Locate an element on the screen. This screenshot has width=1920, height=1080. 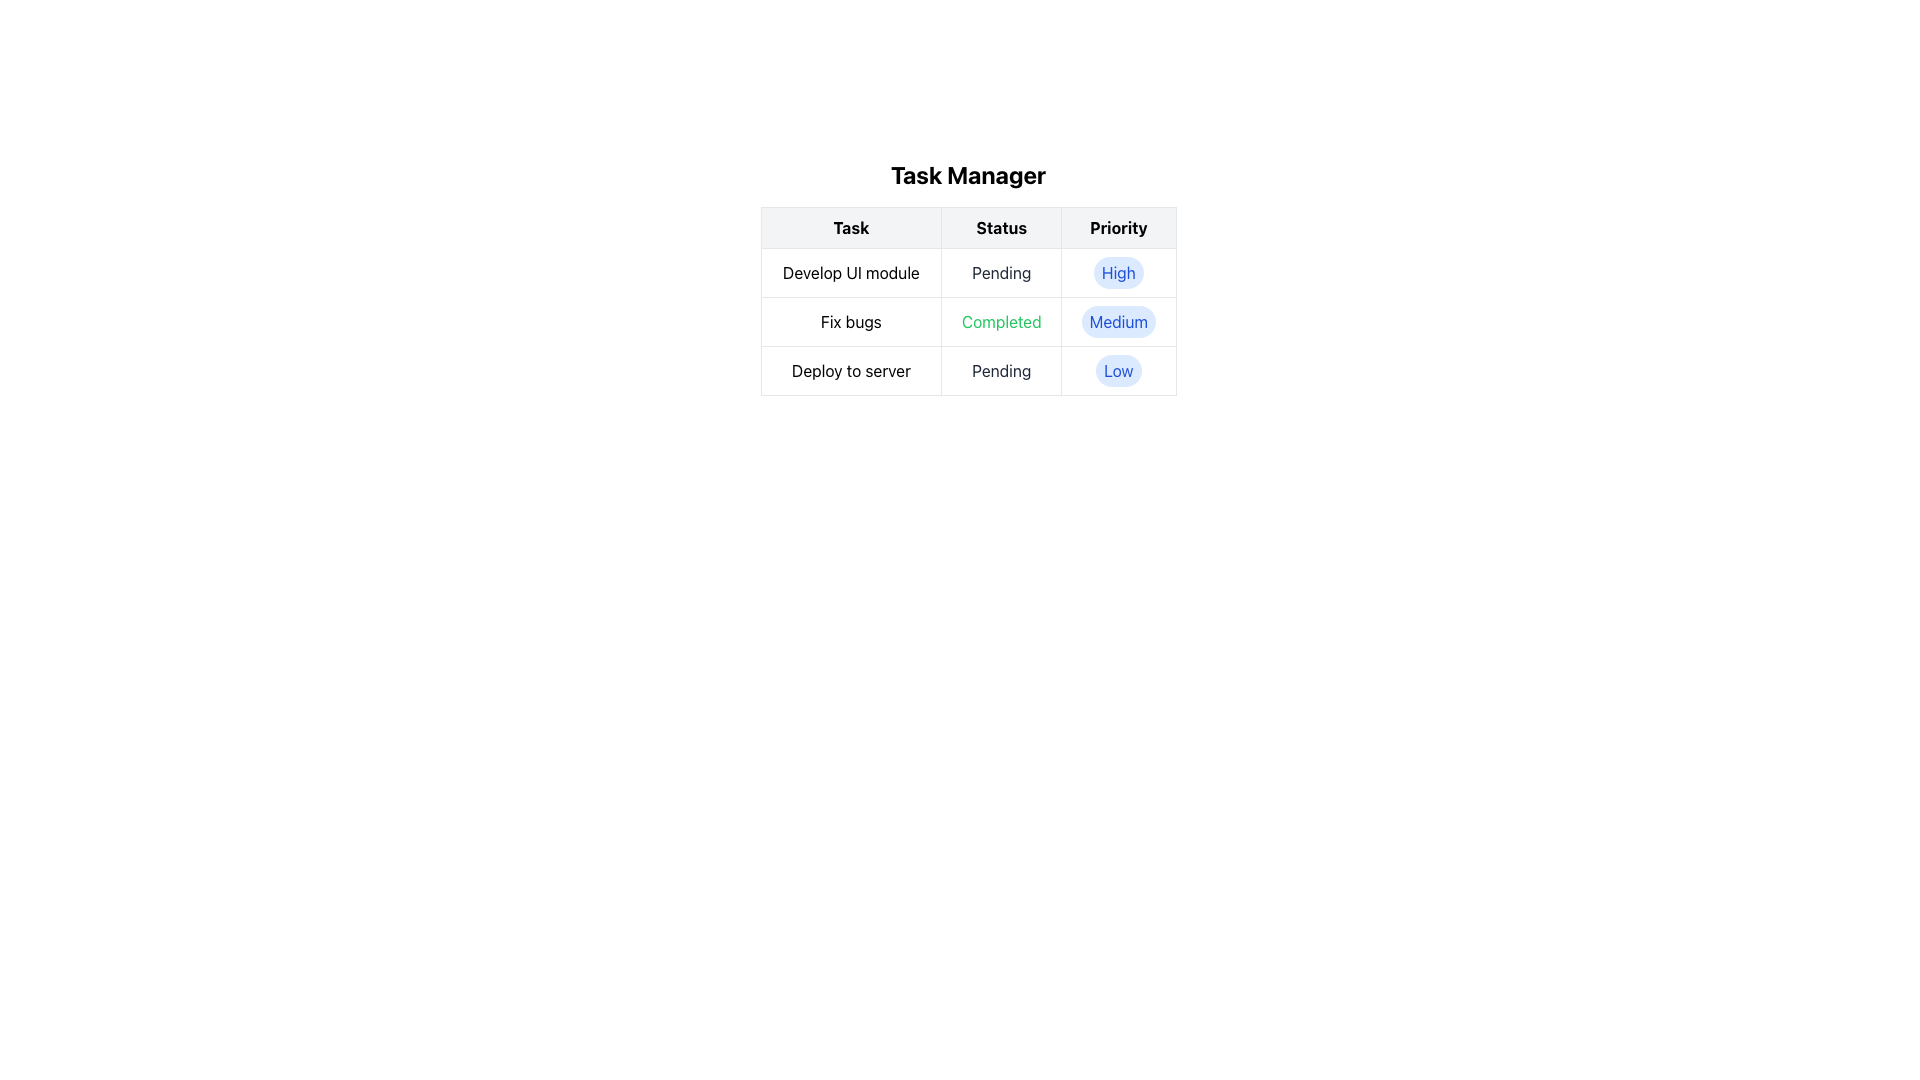
the header label indicating that the column below contains entries related to tasks, located in the first cell of the table's header row is located at coordinates (851, 226).